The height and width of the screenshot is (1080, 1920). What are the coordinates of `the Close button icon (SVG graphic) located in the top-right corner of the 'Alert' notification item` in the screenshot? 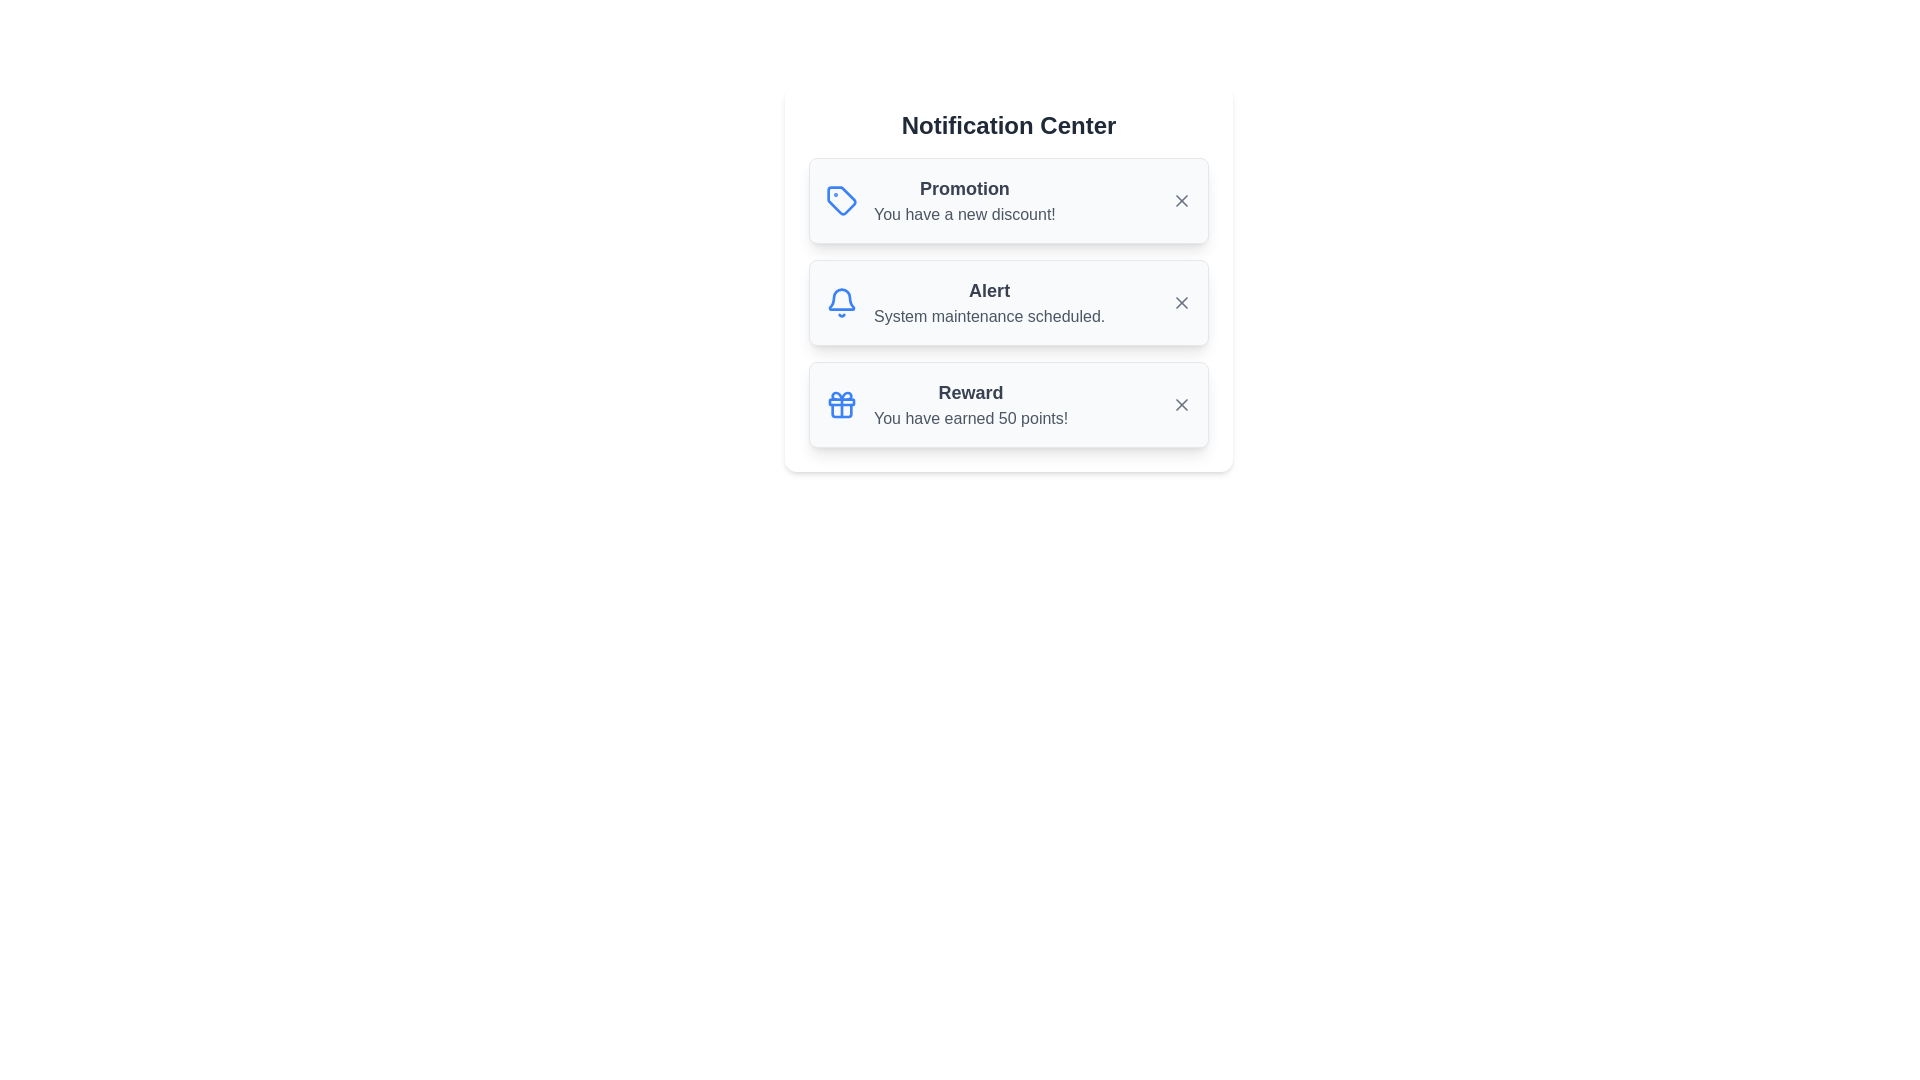 It's located at (1181, 303).